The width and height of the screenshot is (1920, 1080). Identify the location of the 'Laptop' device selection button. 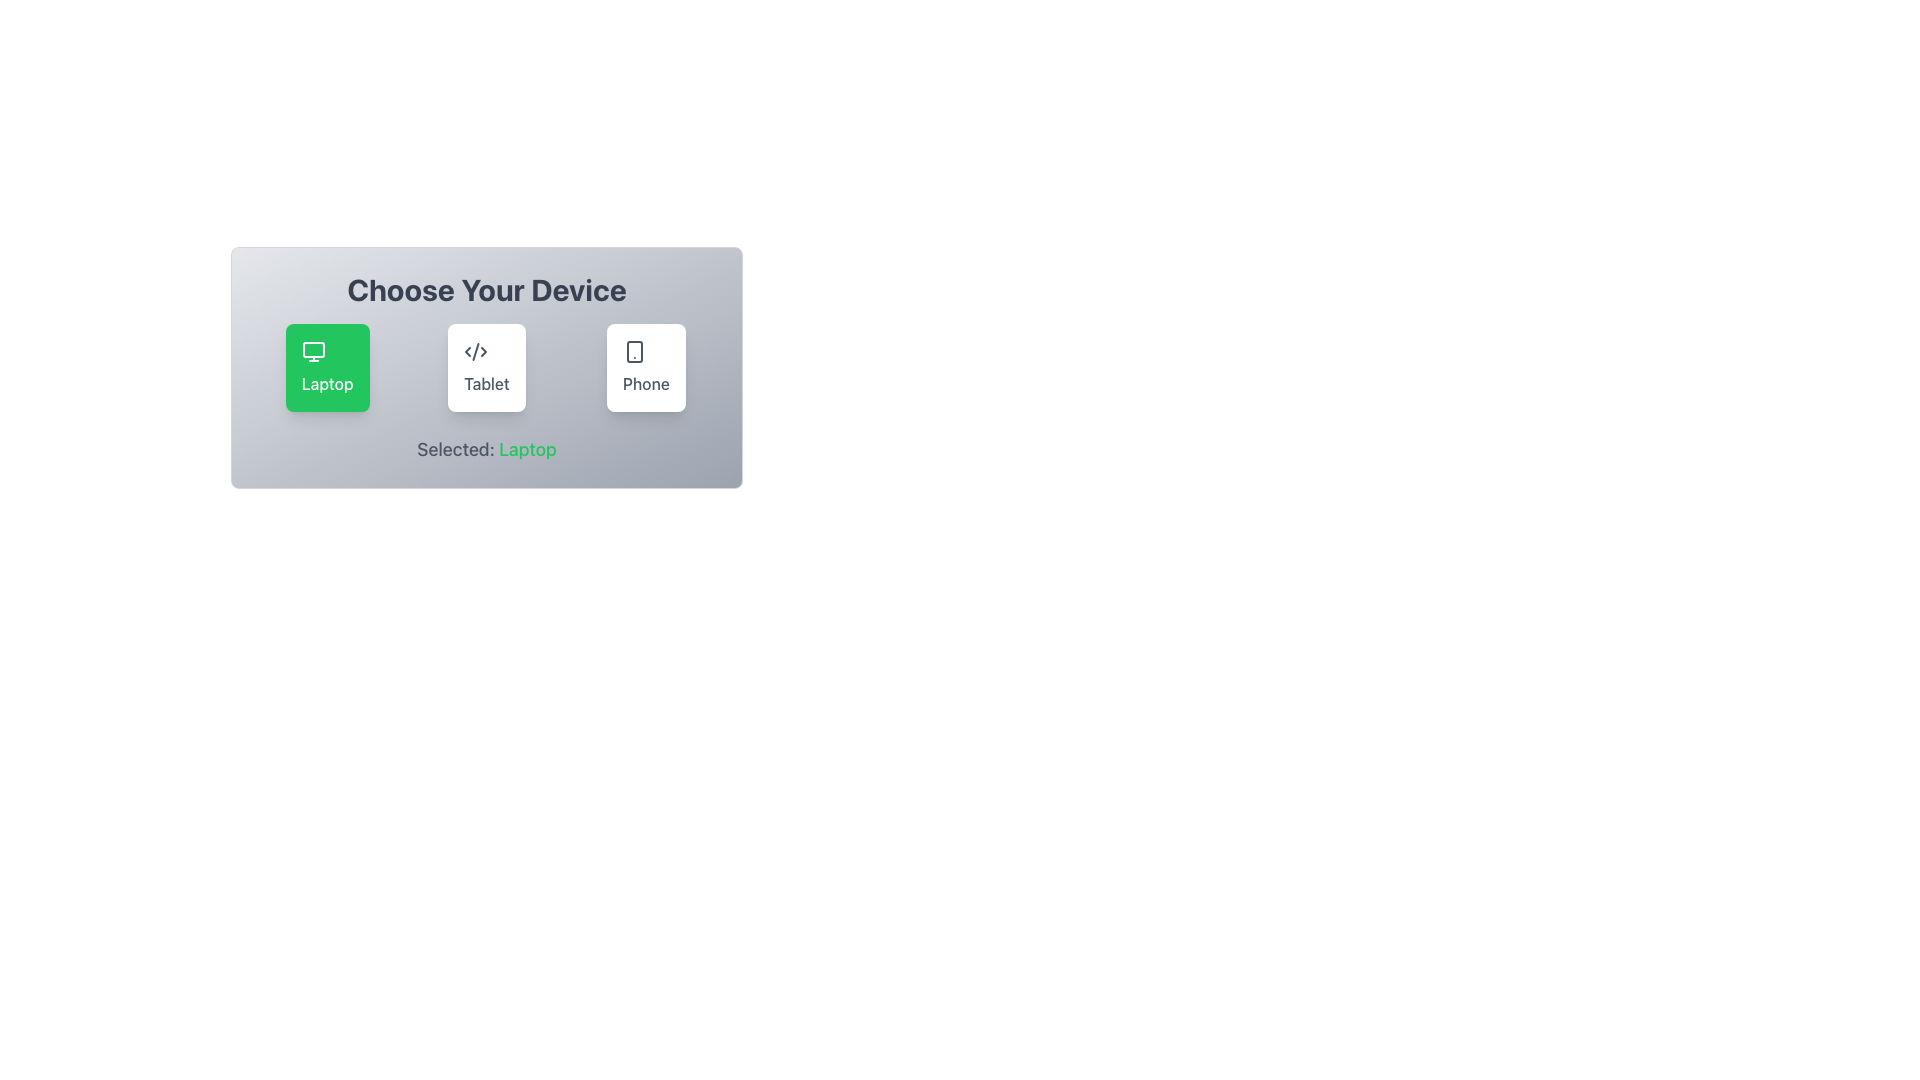
(327, 367).